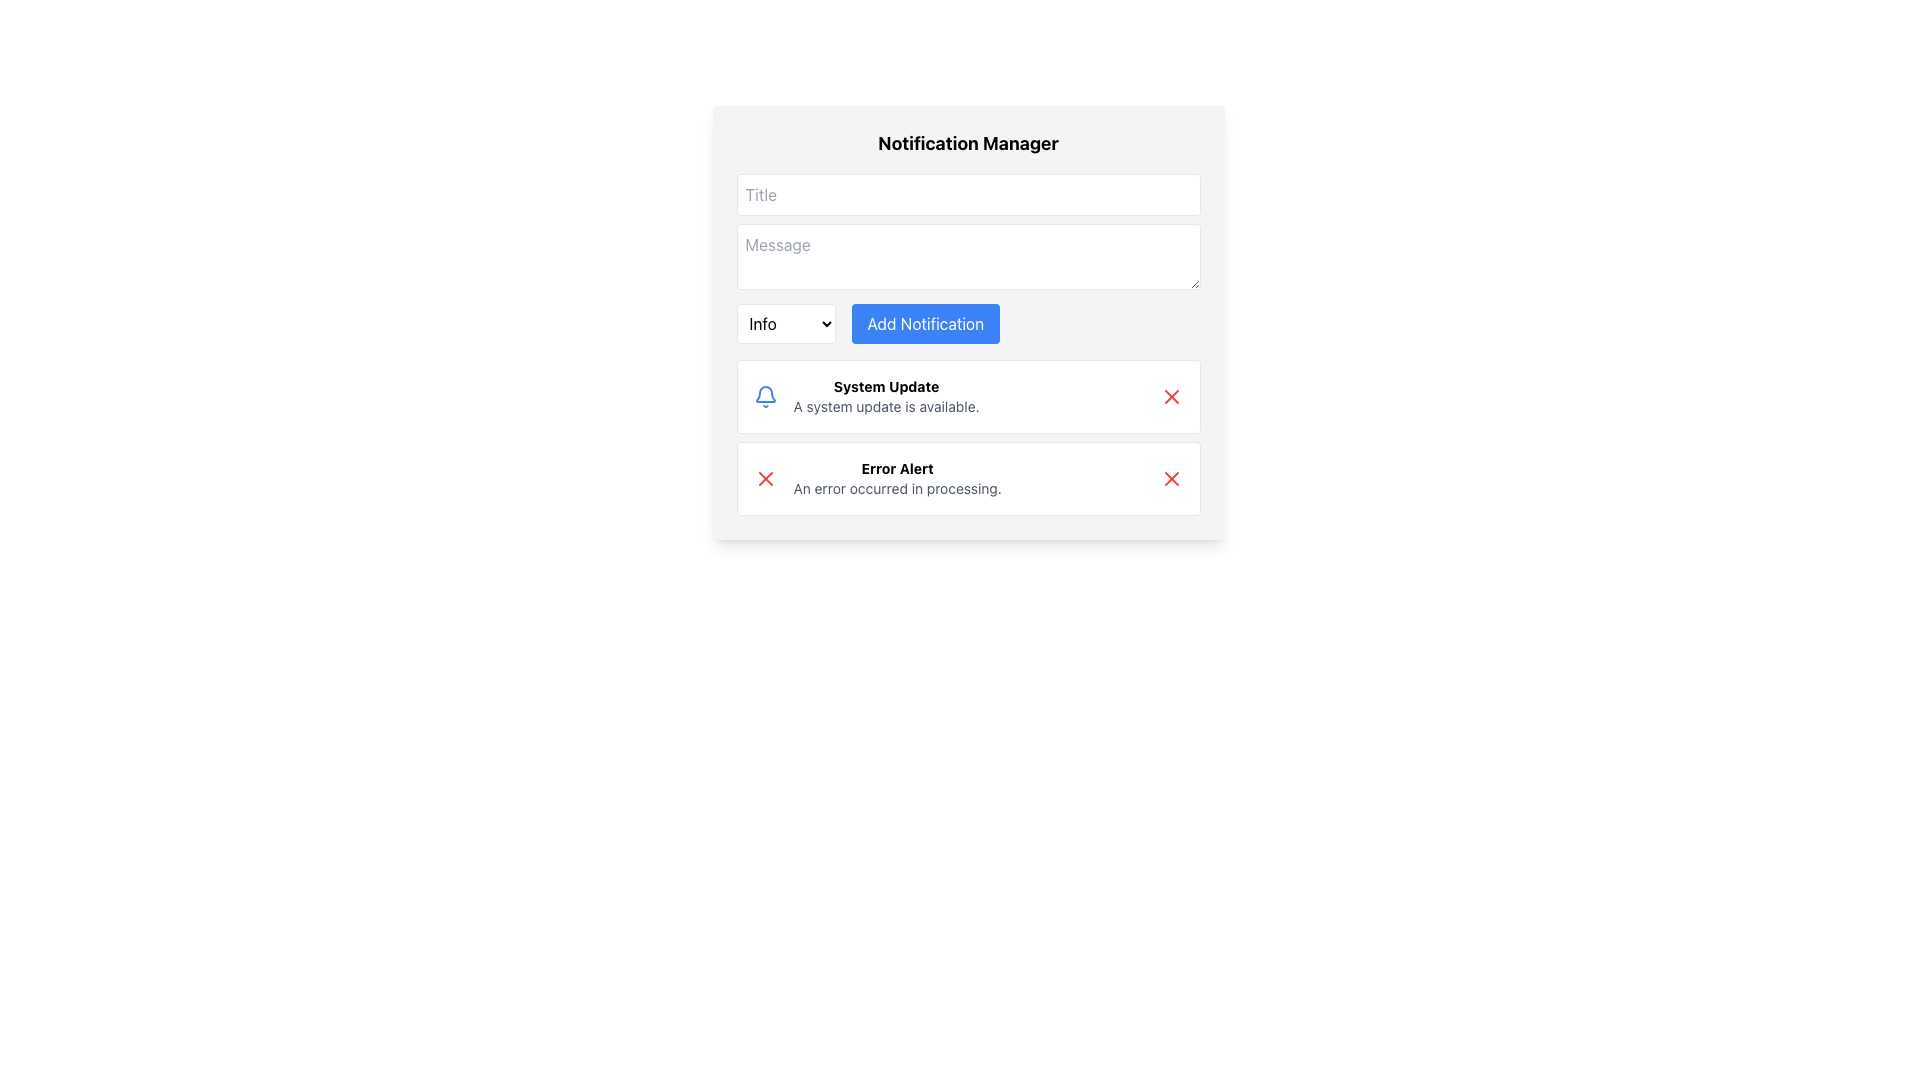 This screenshot has height=1080, width=1920. What do you see at coordinates (968, 322) in the screenshot?
I see `the 'Add Notification' button in the notification management interface` at bounding box center [968, 322].